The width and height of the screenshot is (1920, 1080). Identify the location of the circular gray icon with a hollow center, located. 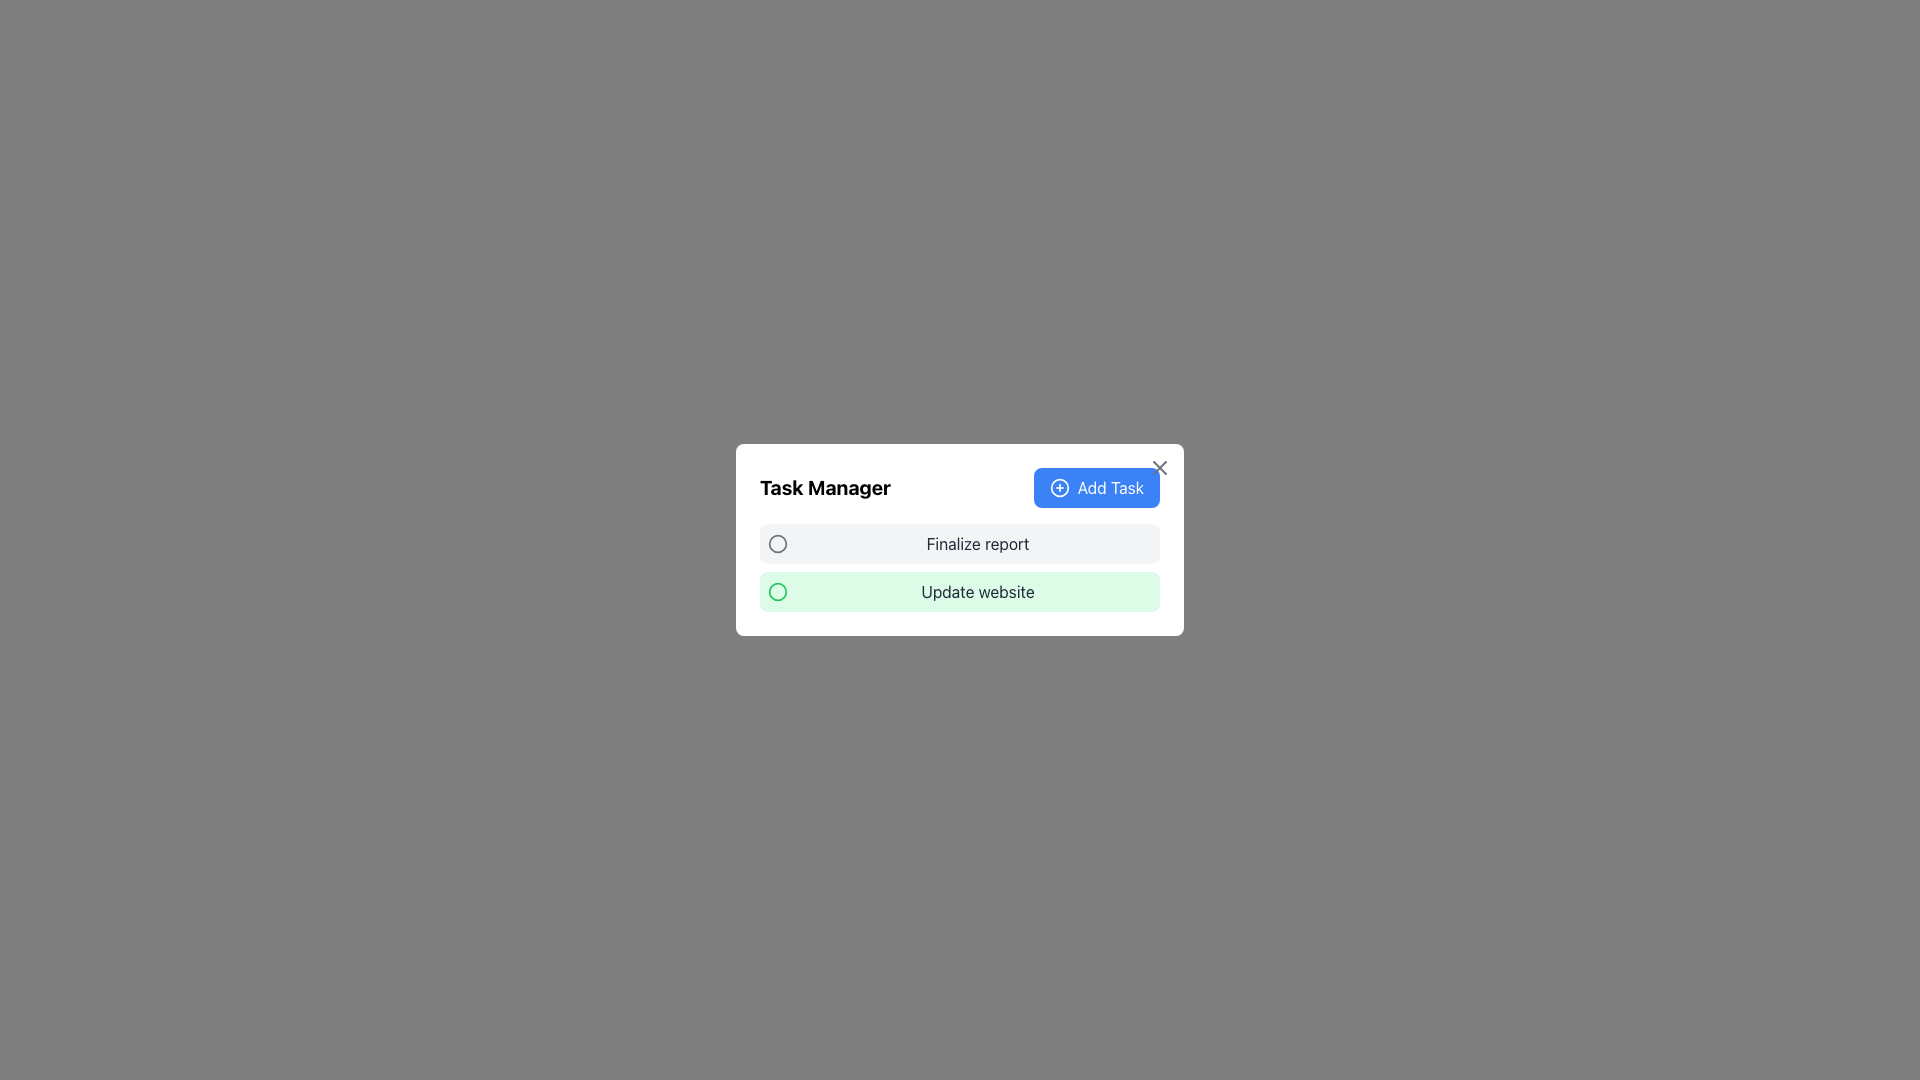
(776, 543).